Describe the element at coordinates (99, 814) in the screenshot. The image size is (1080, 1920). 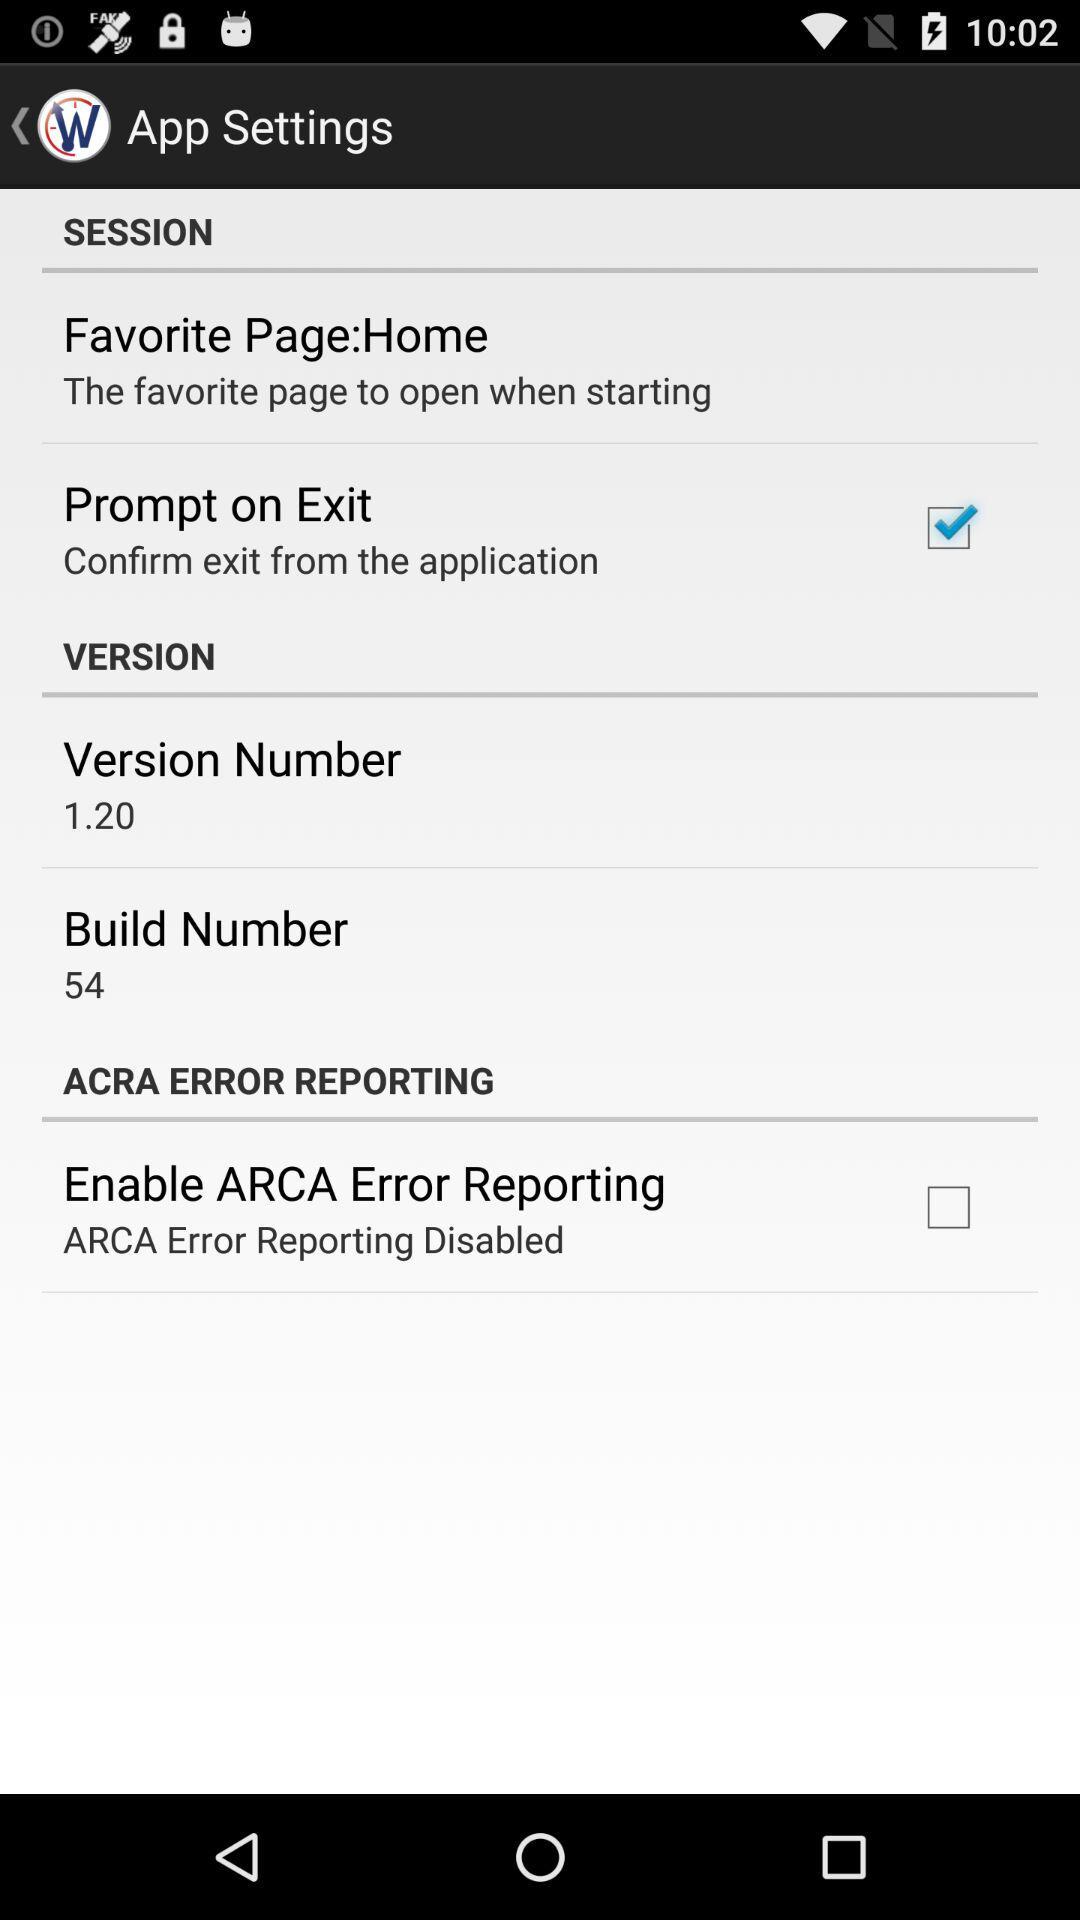
I see `the item below version number icon` at that location.